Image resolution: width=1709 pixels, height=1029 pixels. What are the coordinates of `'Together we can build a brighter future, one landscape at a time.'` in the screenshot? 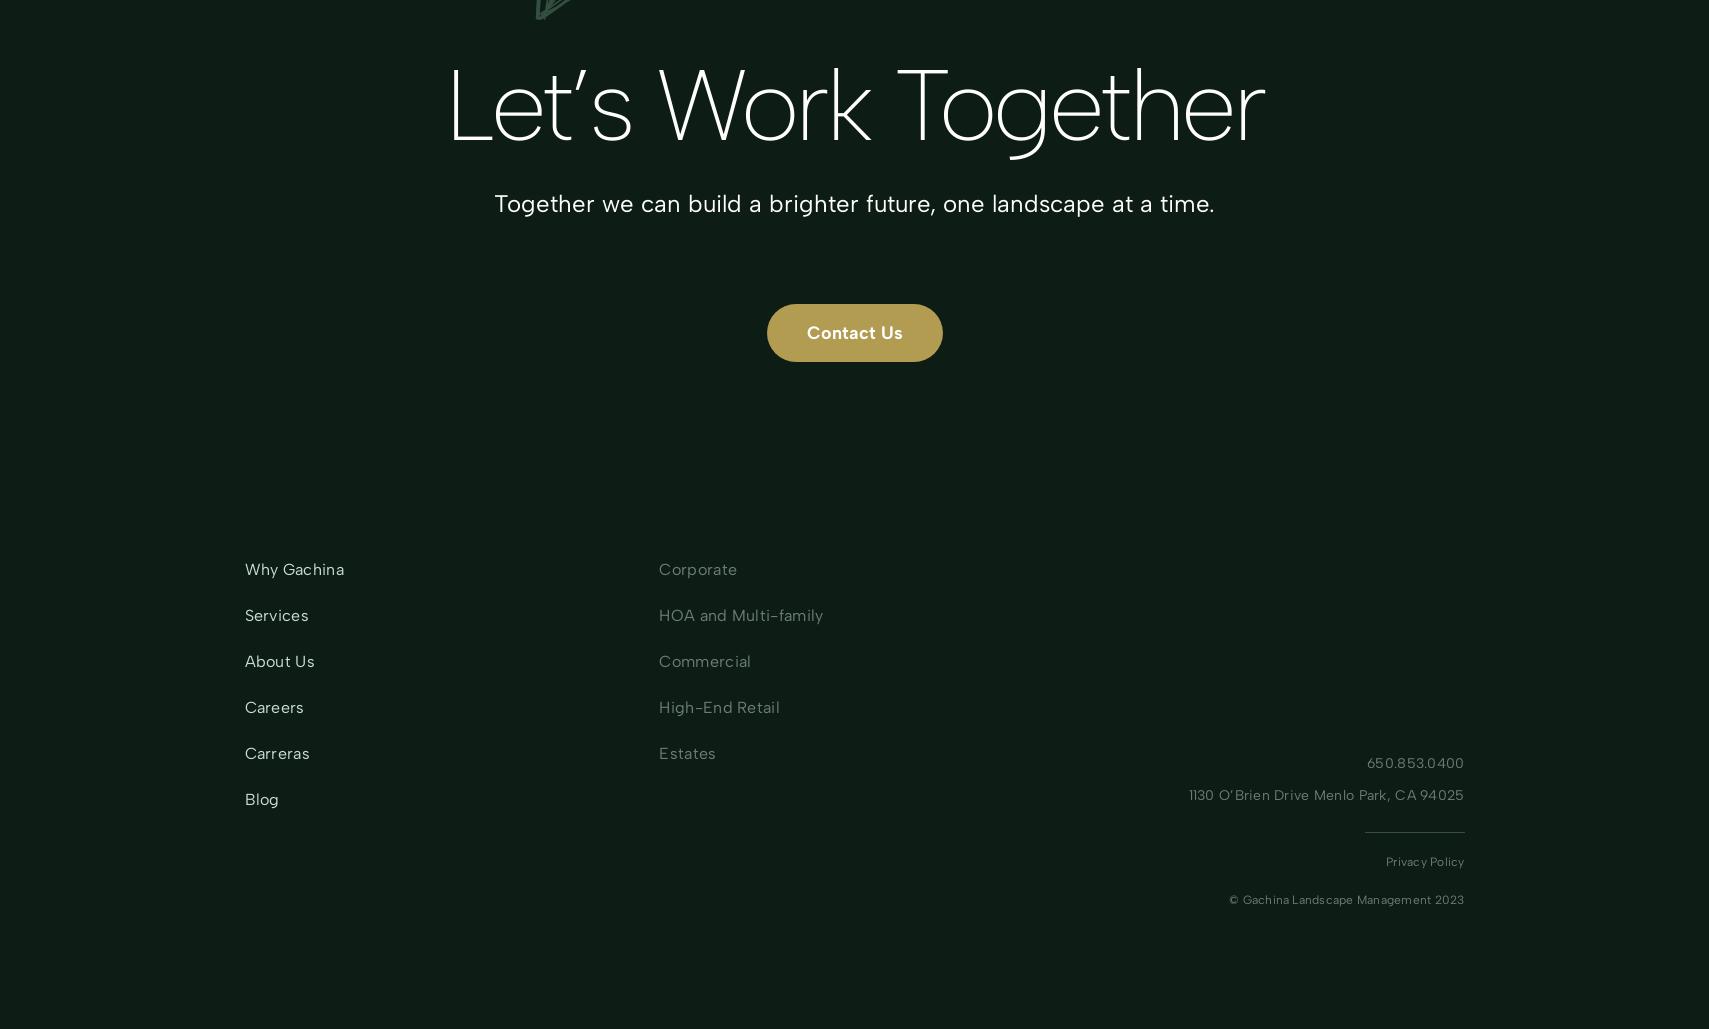 It's located at (493, 203).